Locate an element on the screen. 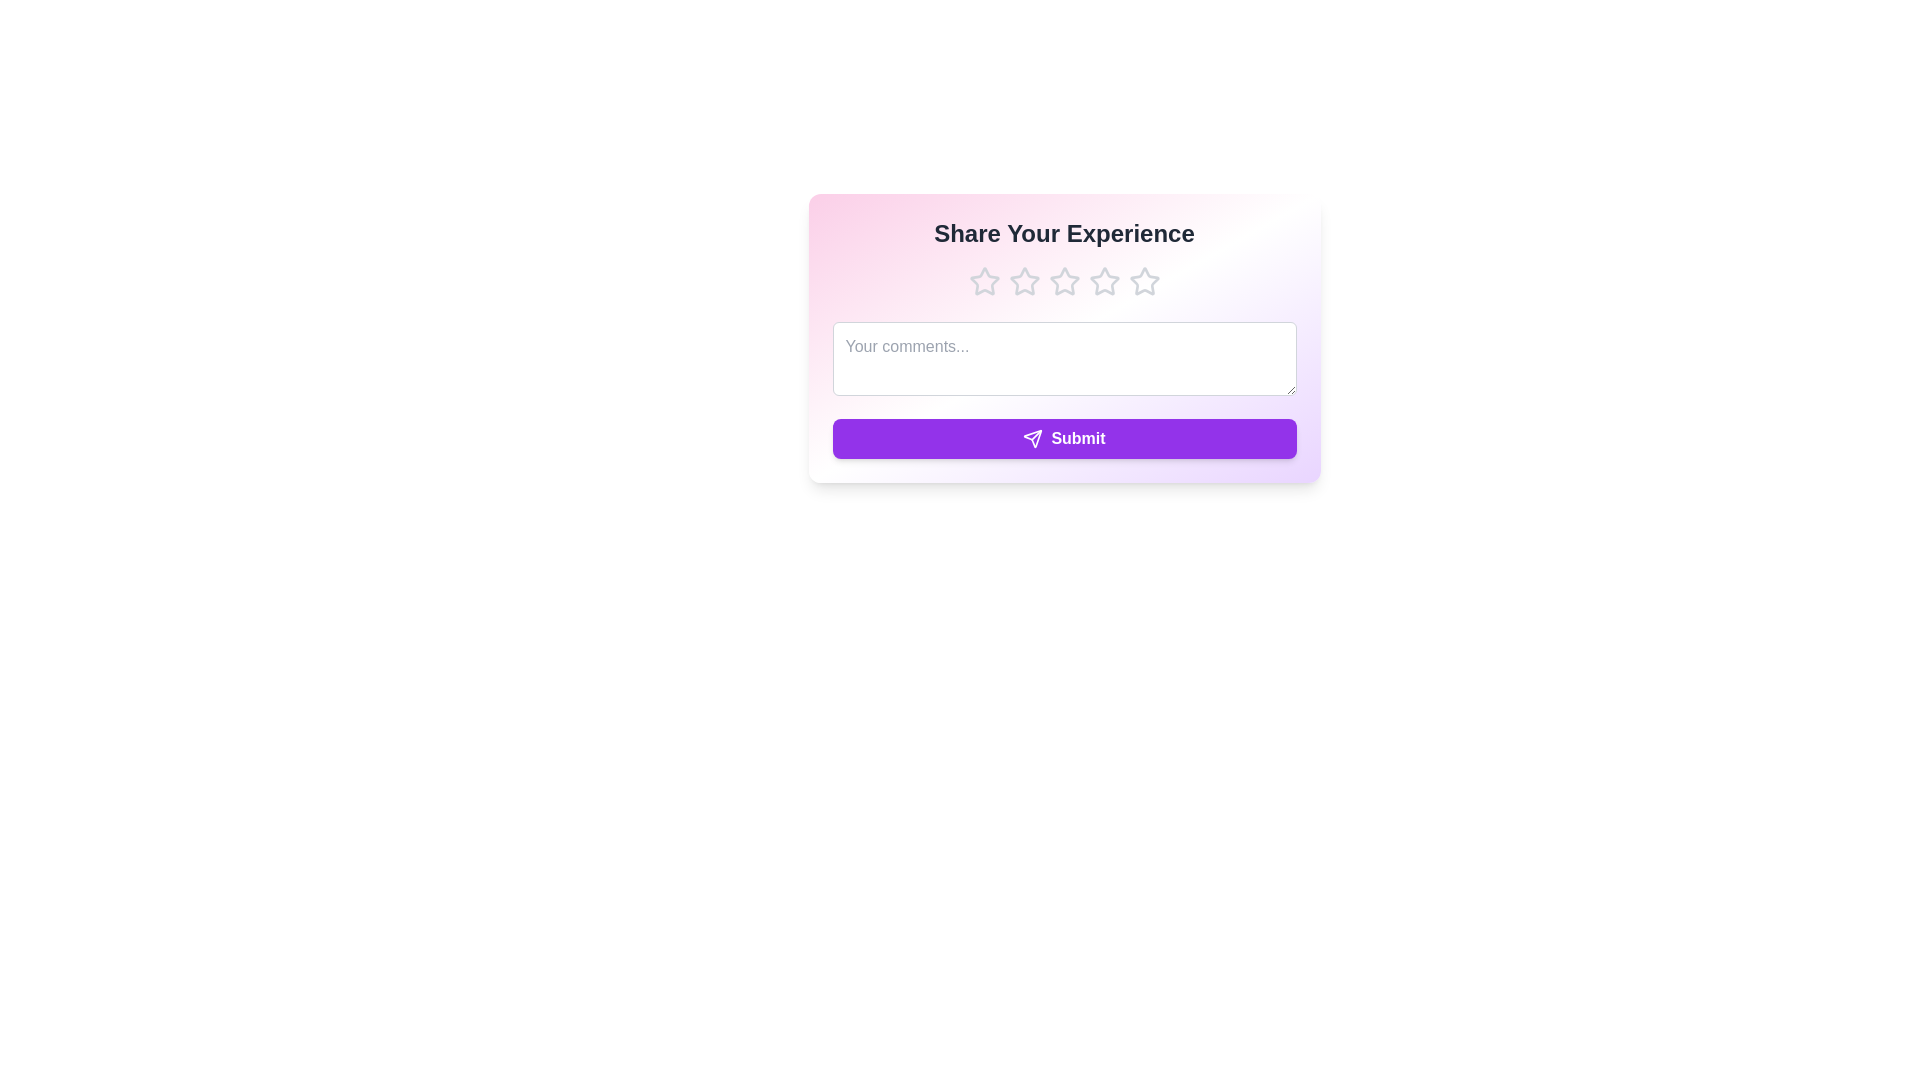  text of the heading element located at the top of the user feedback card, which serves to indicate the purpose of the card below it is located at coordinates (1063, 233).